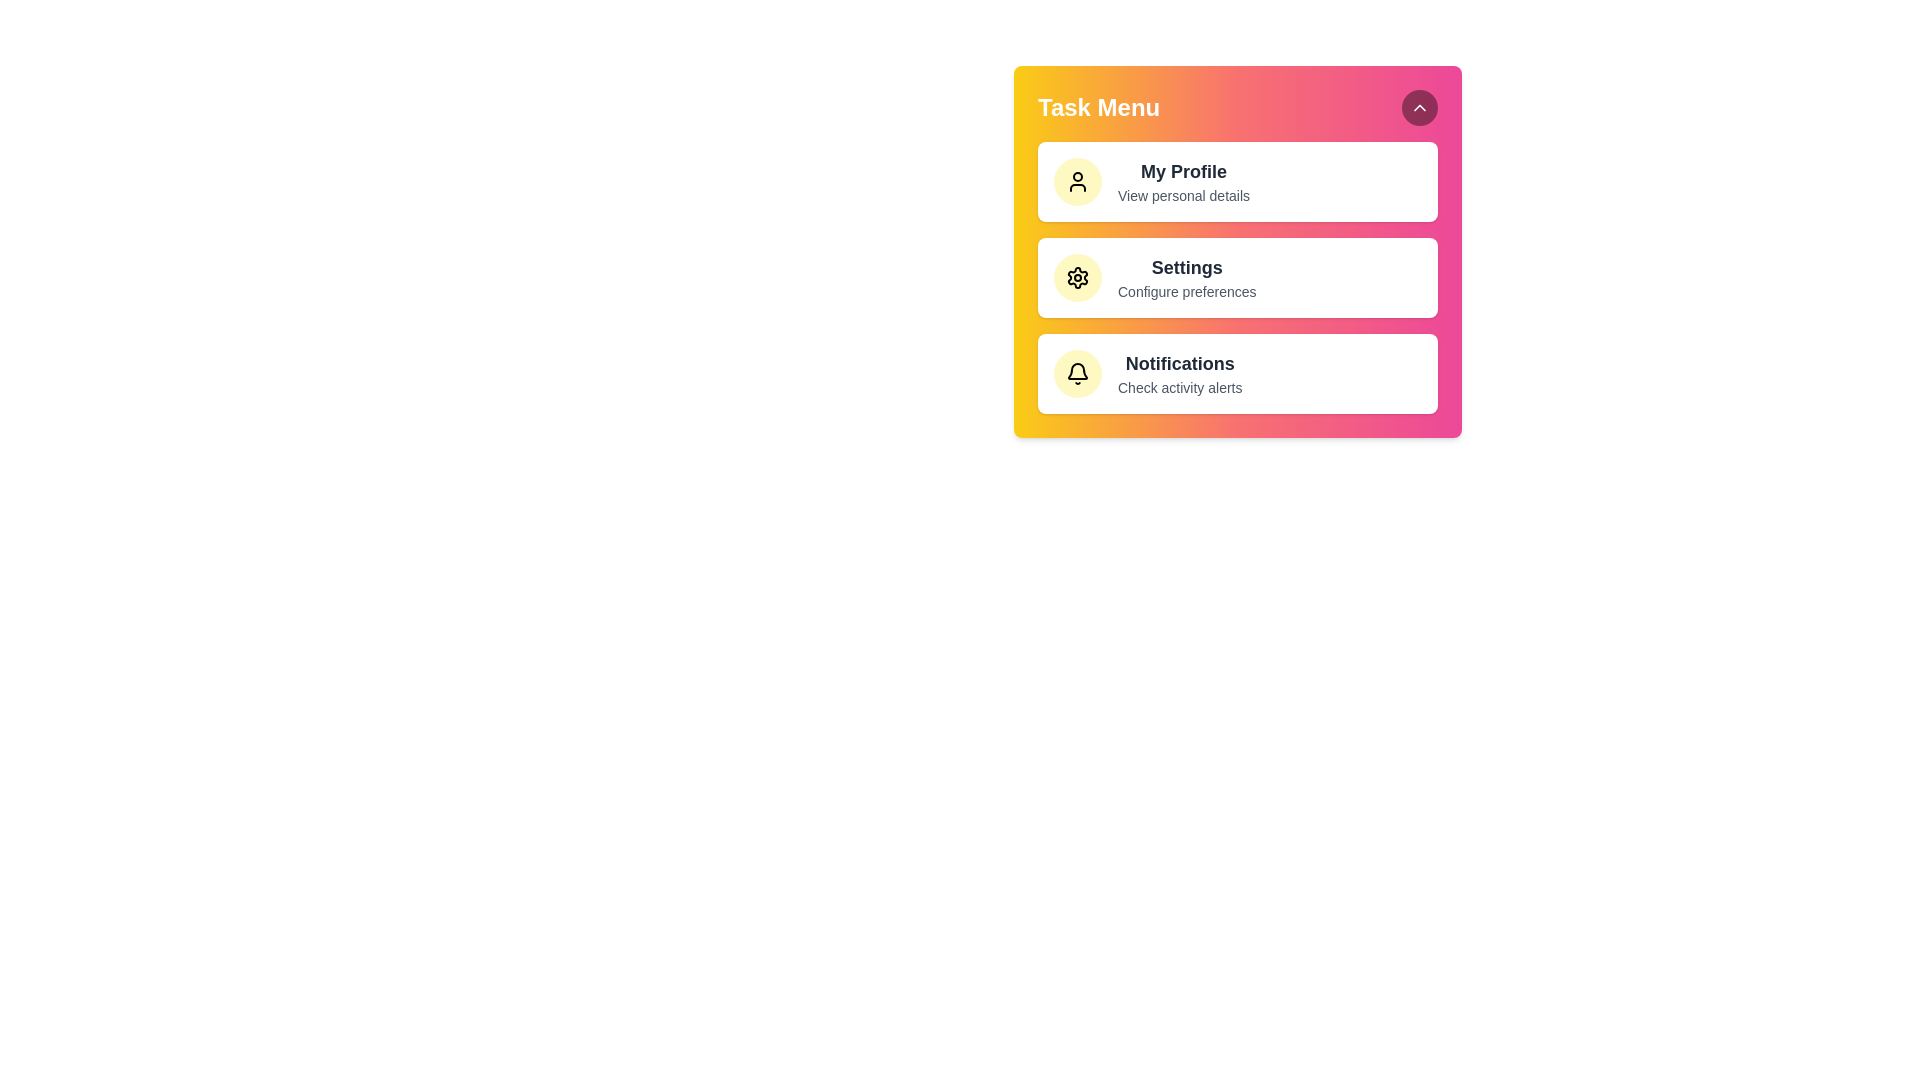 This screenshot has height=1080, width=1920. Describe the element at coordinates (1237, 374) in the screenshot. I see `the menu item Notifications from the Task Menu` at that location.